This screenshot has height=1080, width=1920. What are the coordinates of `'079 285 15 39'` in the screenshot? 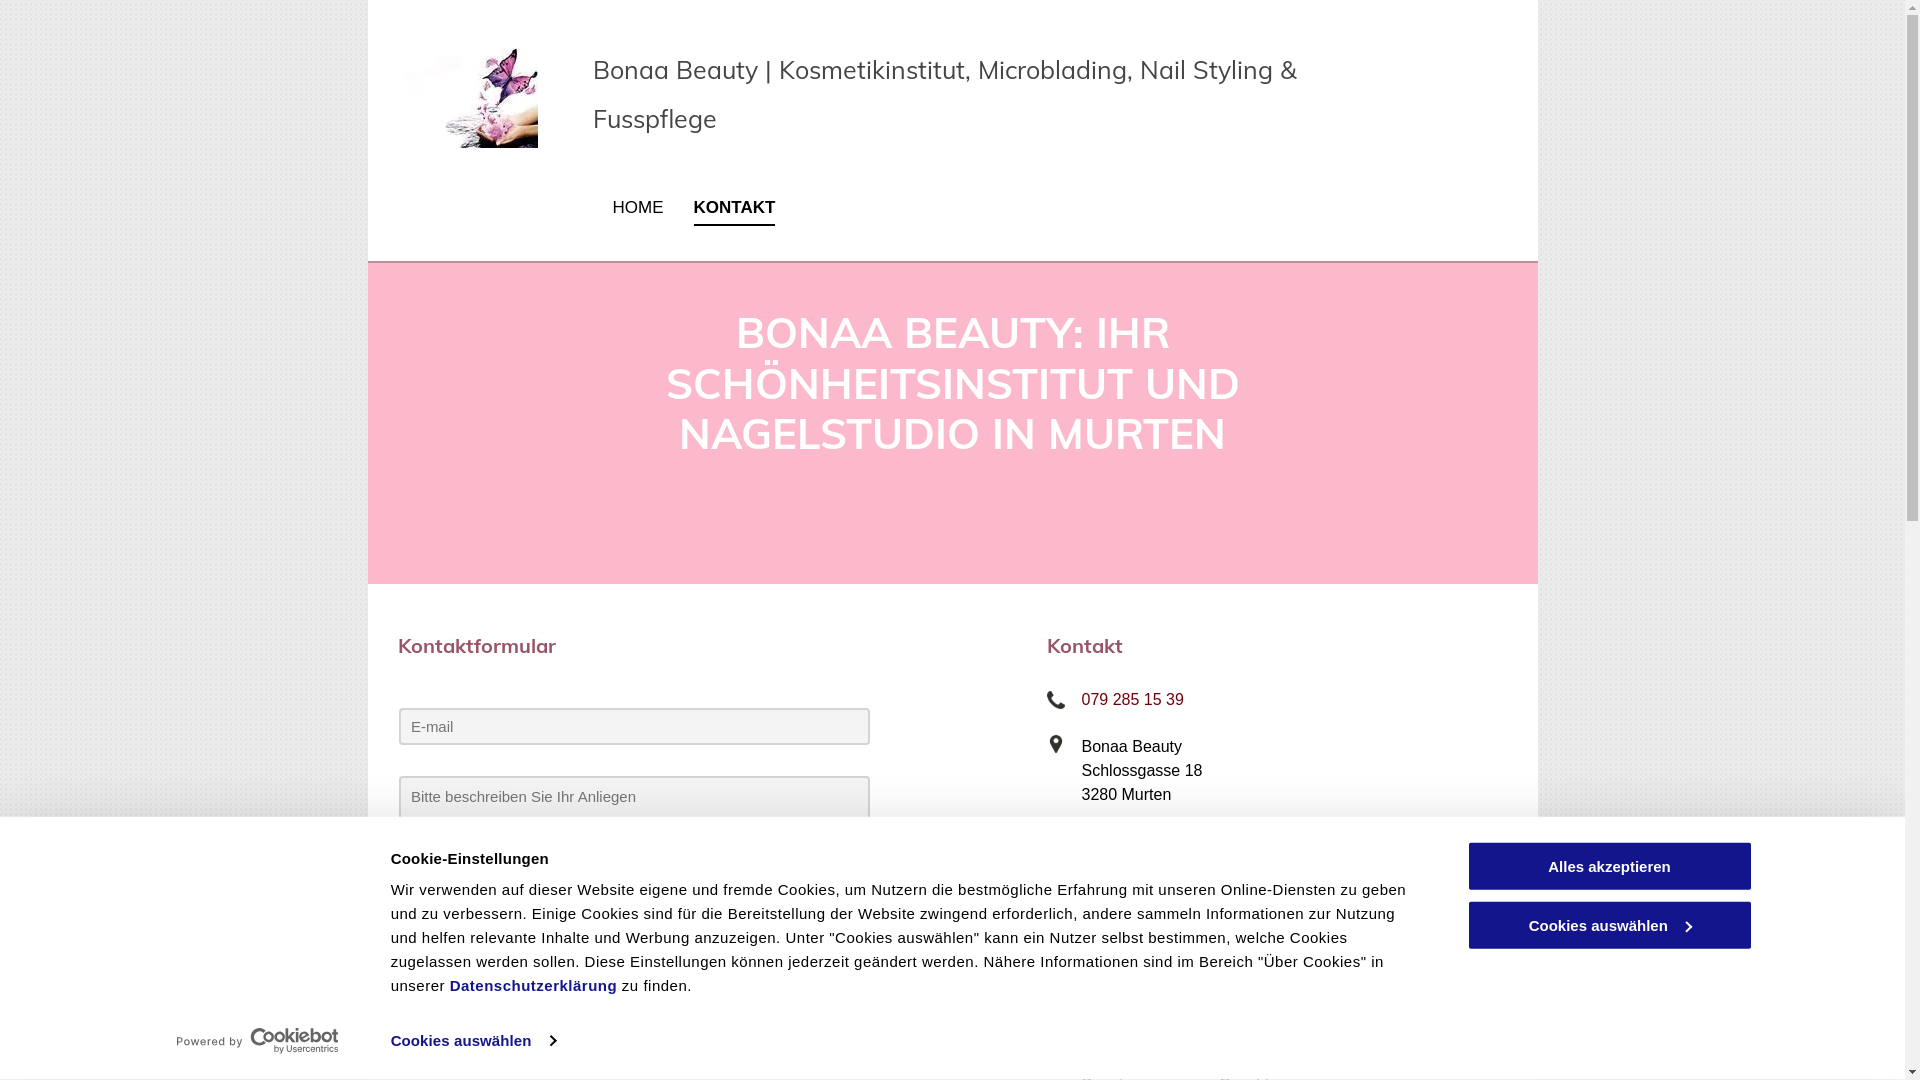 It's located at (1132, 698).